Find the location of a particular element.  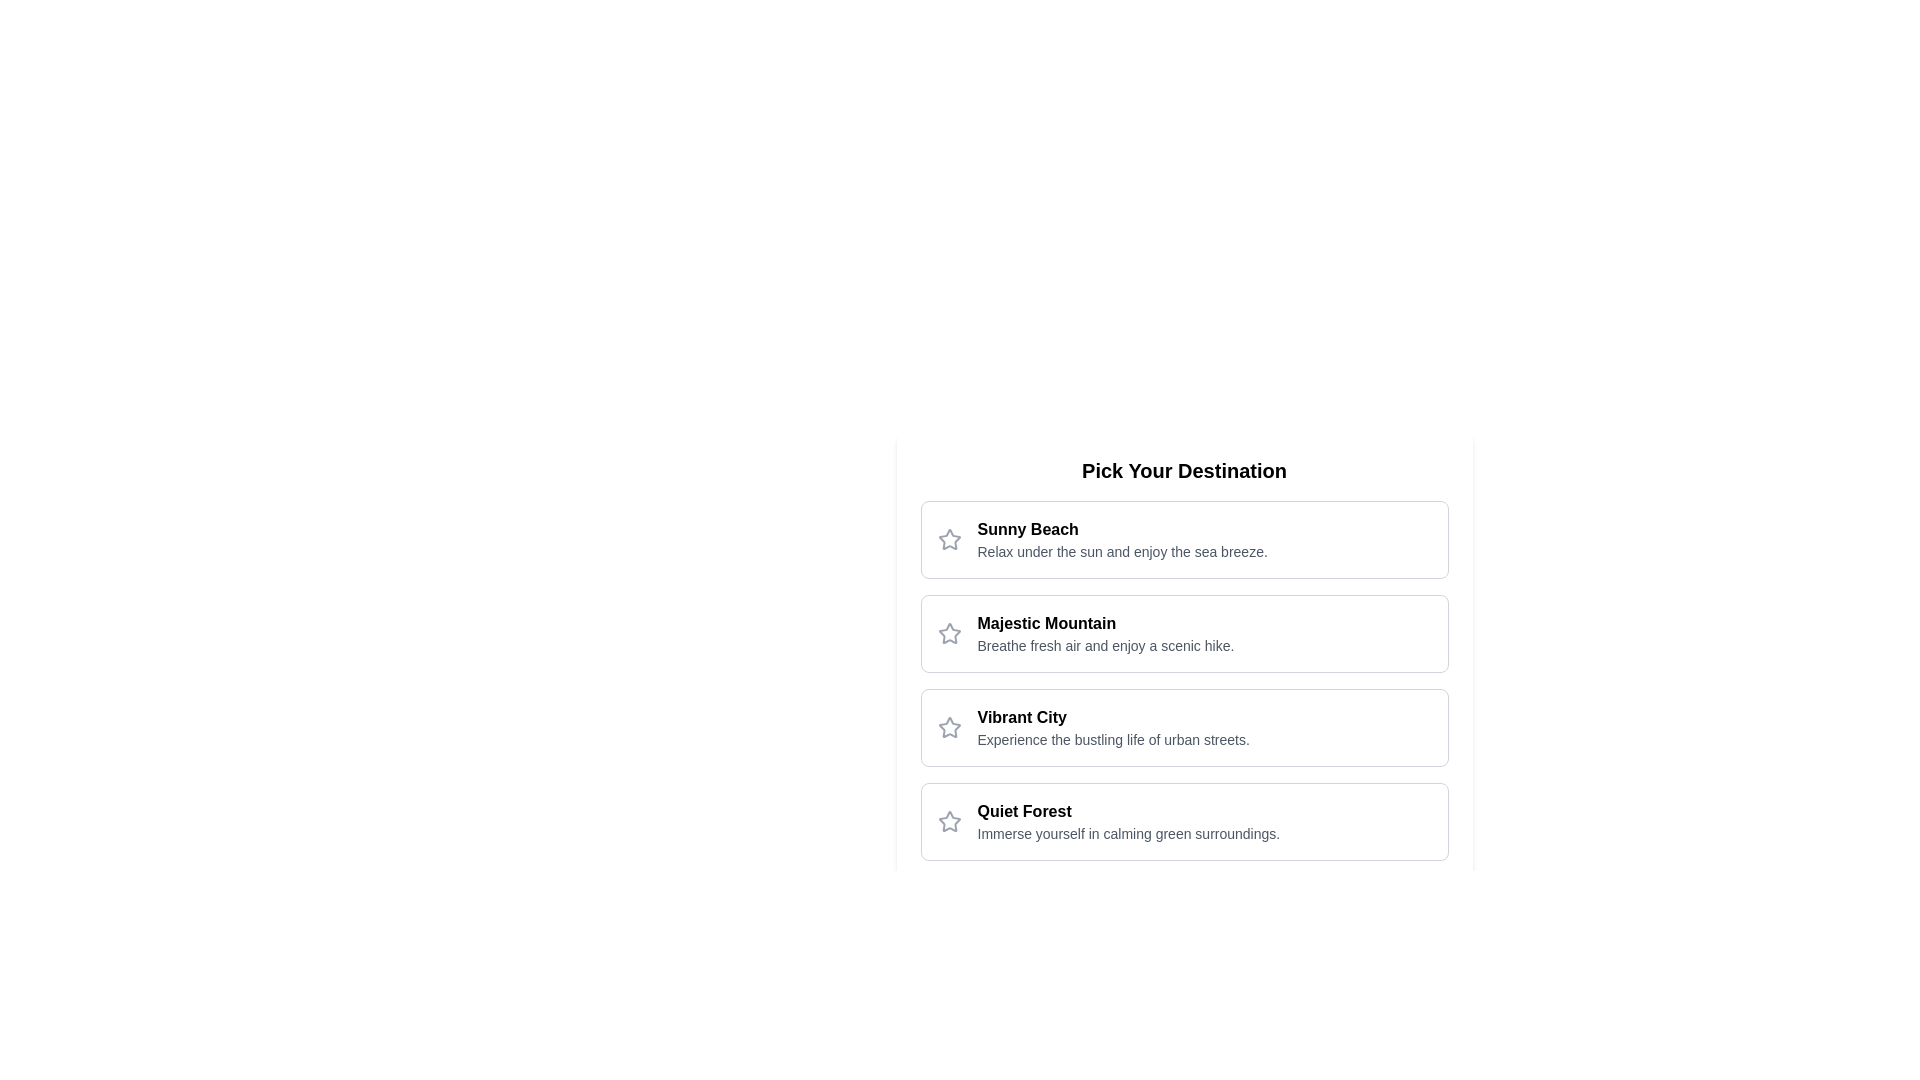

the 'Sunny Beach' text block, which is the first item in the list of destination options that provides information about the destination is located at coordinates (1122, 540).